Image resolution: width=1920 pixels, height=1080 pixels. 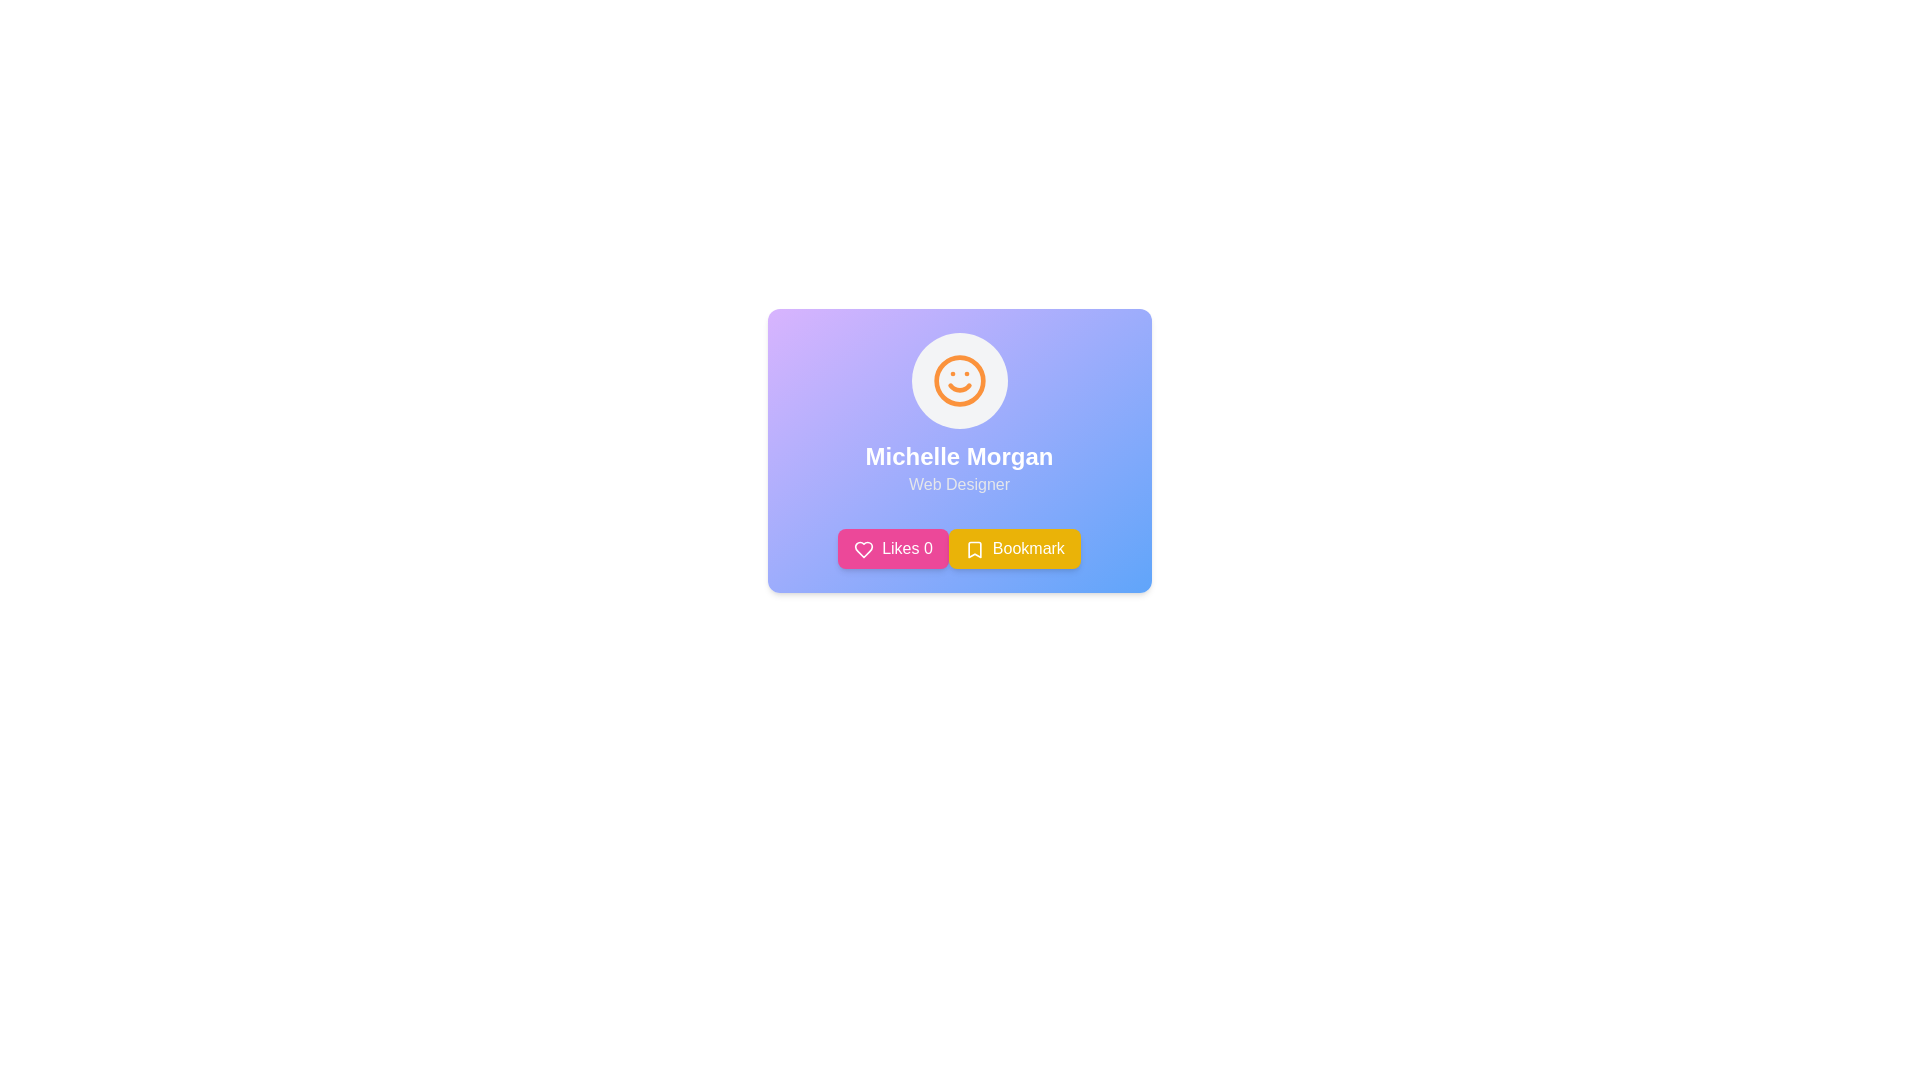 I want to click on the orange-colored smiley face icon, which is centered within a gray circular background, located above the name 'Michelle Morgan' and the role 'Web Designer', so click(x=958, y=381).